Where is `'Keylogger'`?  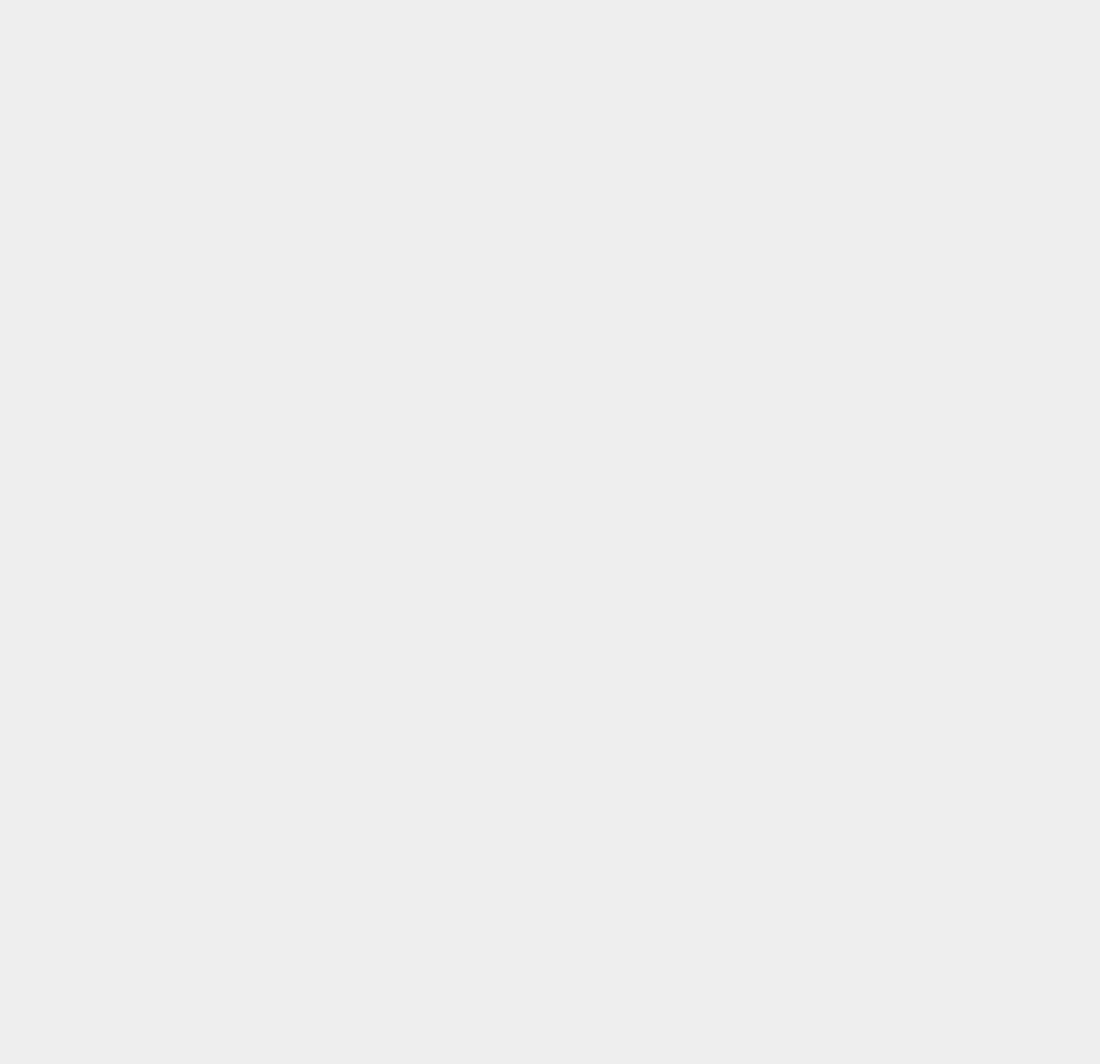 'Keylogger' is located at coordinates (809, 376).